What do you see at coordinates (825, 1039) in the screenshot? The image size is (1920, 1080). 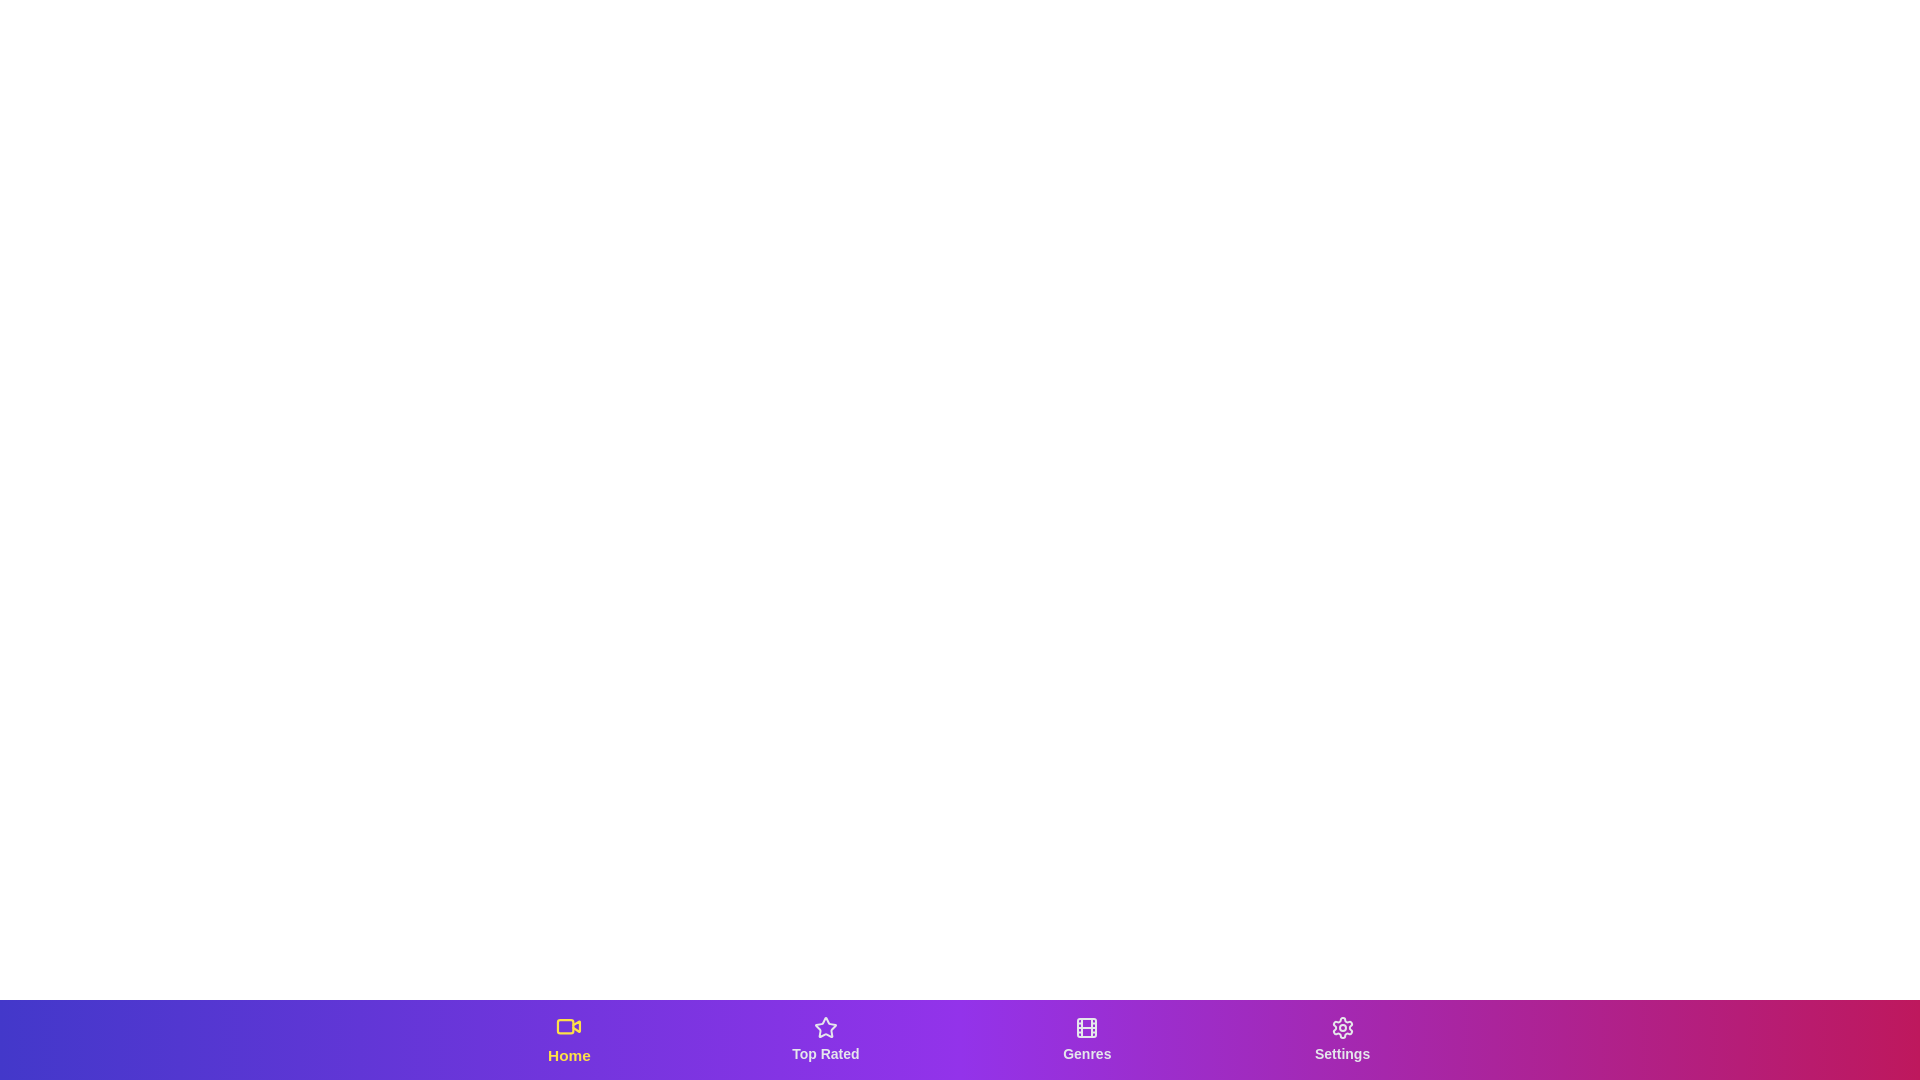 I see `the Top Rated tab from the navigation bar` at bounding box center [825, 1039].